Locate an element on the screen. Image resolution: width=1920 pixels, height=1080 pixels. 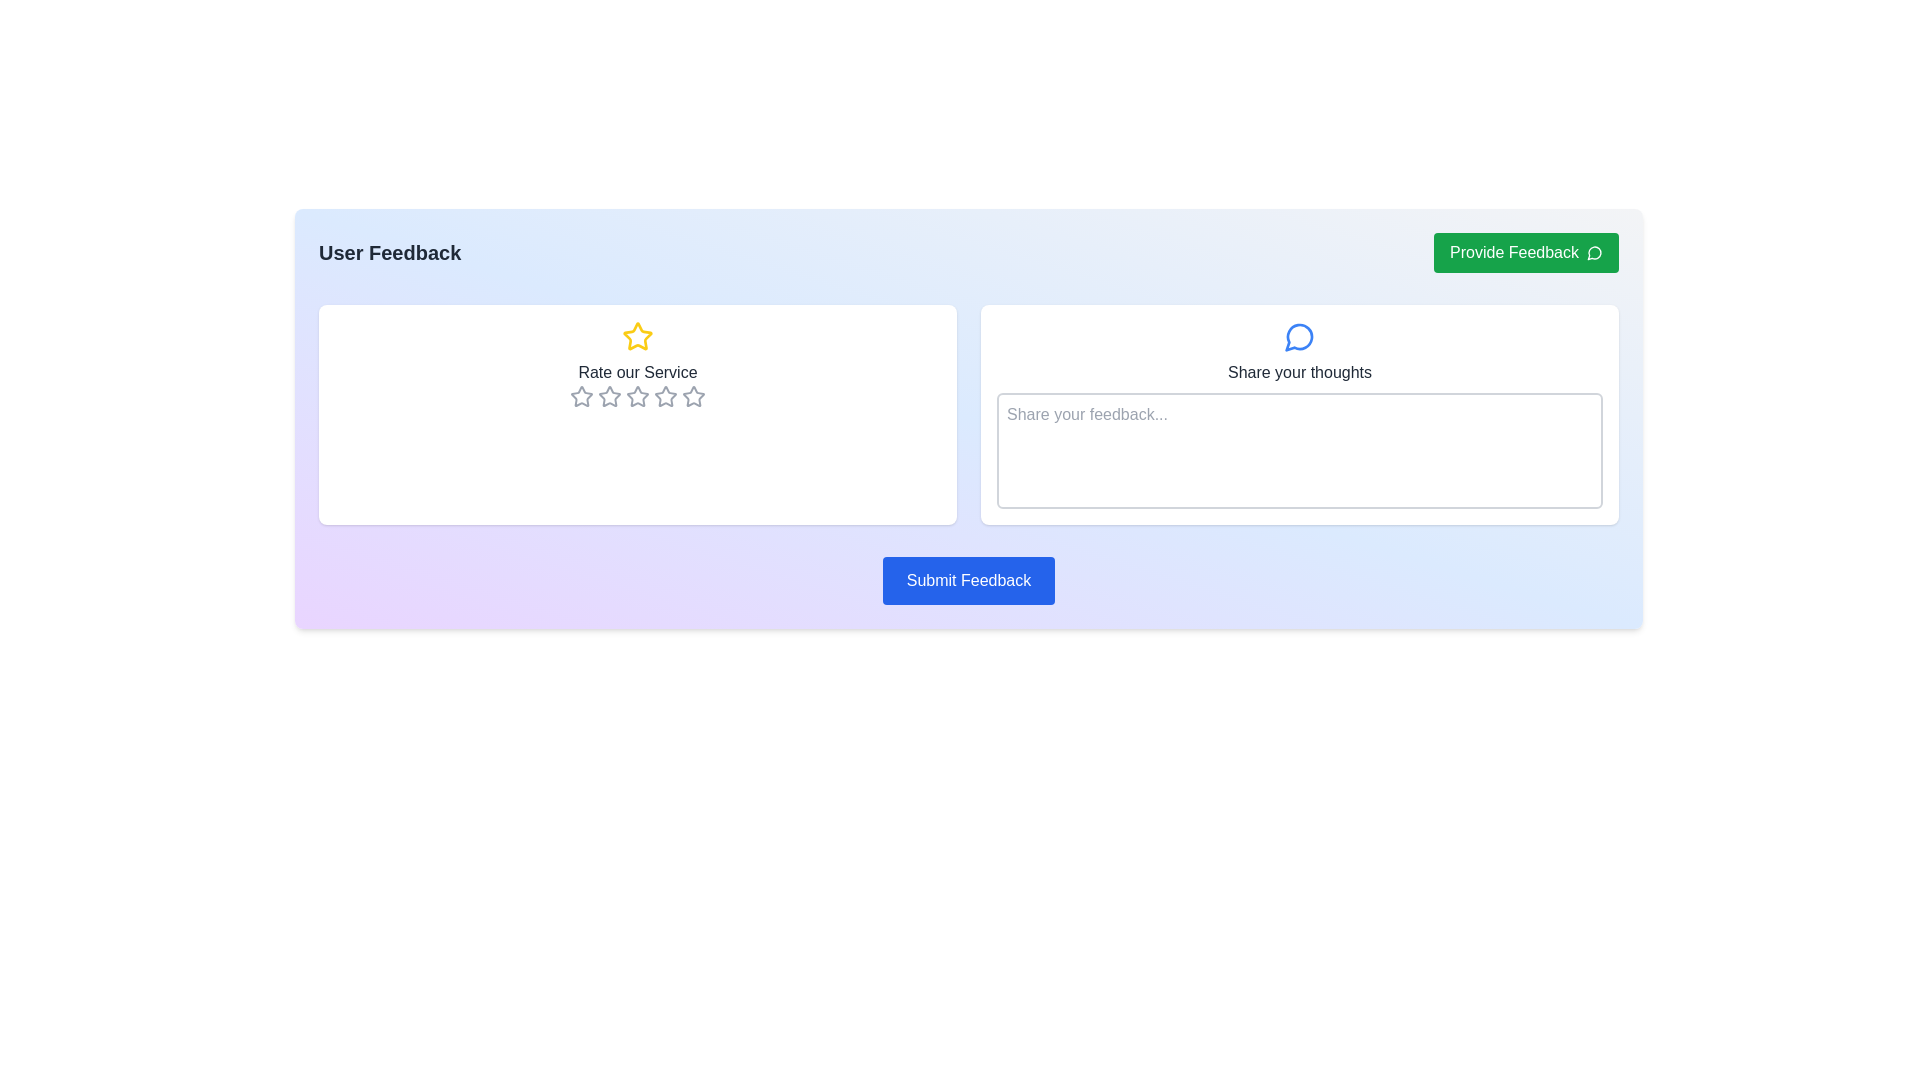
the first star icon is located at coordinates (580, 396).